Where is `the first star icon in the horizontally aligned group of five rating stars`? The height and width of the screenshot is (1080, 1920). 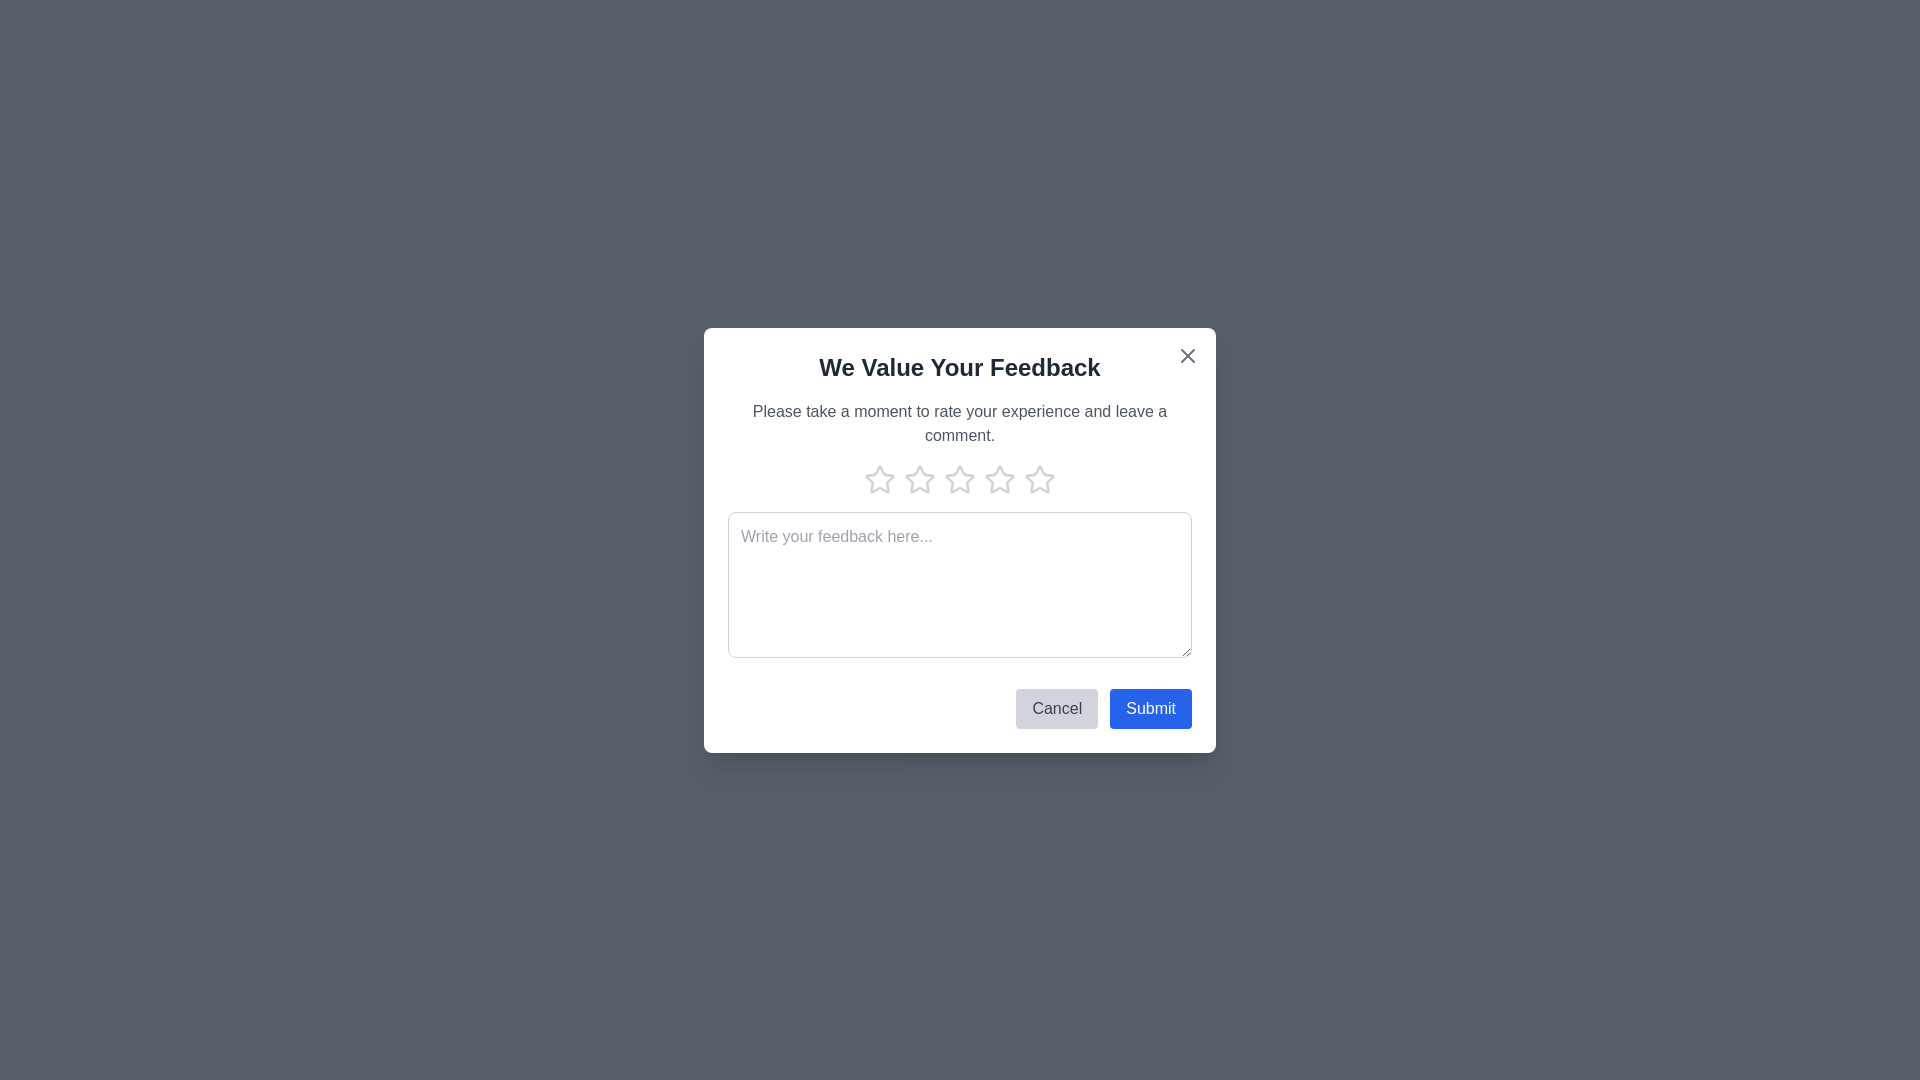
the first star icon in the horizontally aligned group of five rating stars is located at coordinates (879, 479).